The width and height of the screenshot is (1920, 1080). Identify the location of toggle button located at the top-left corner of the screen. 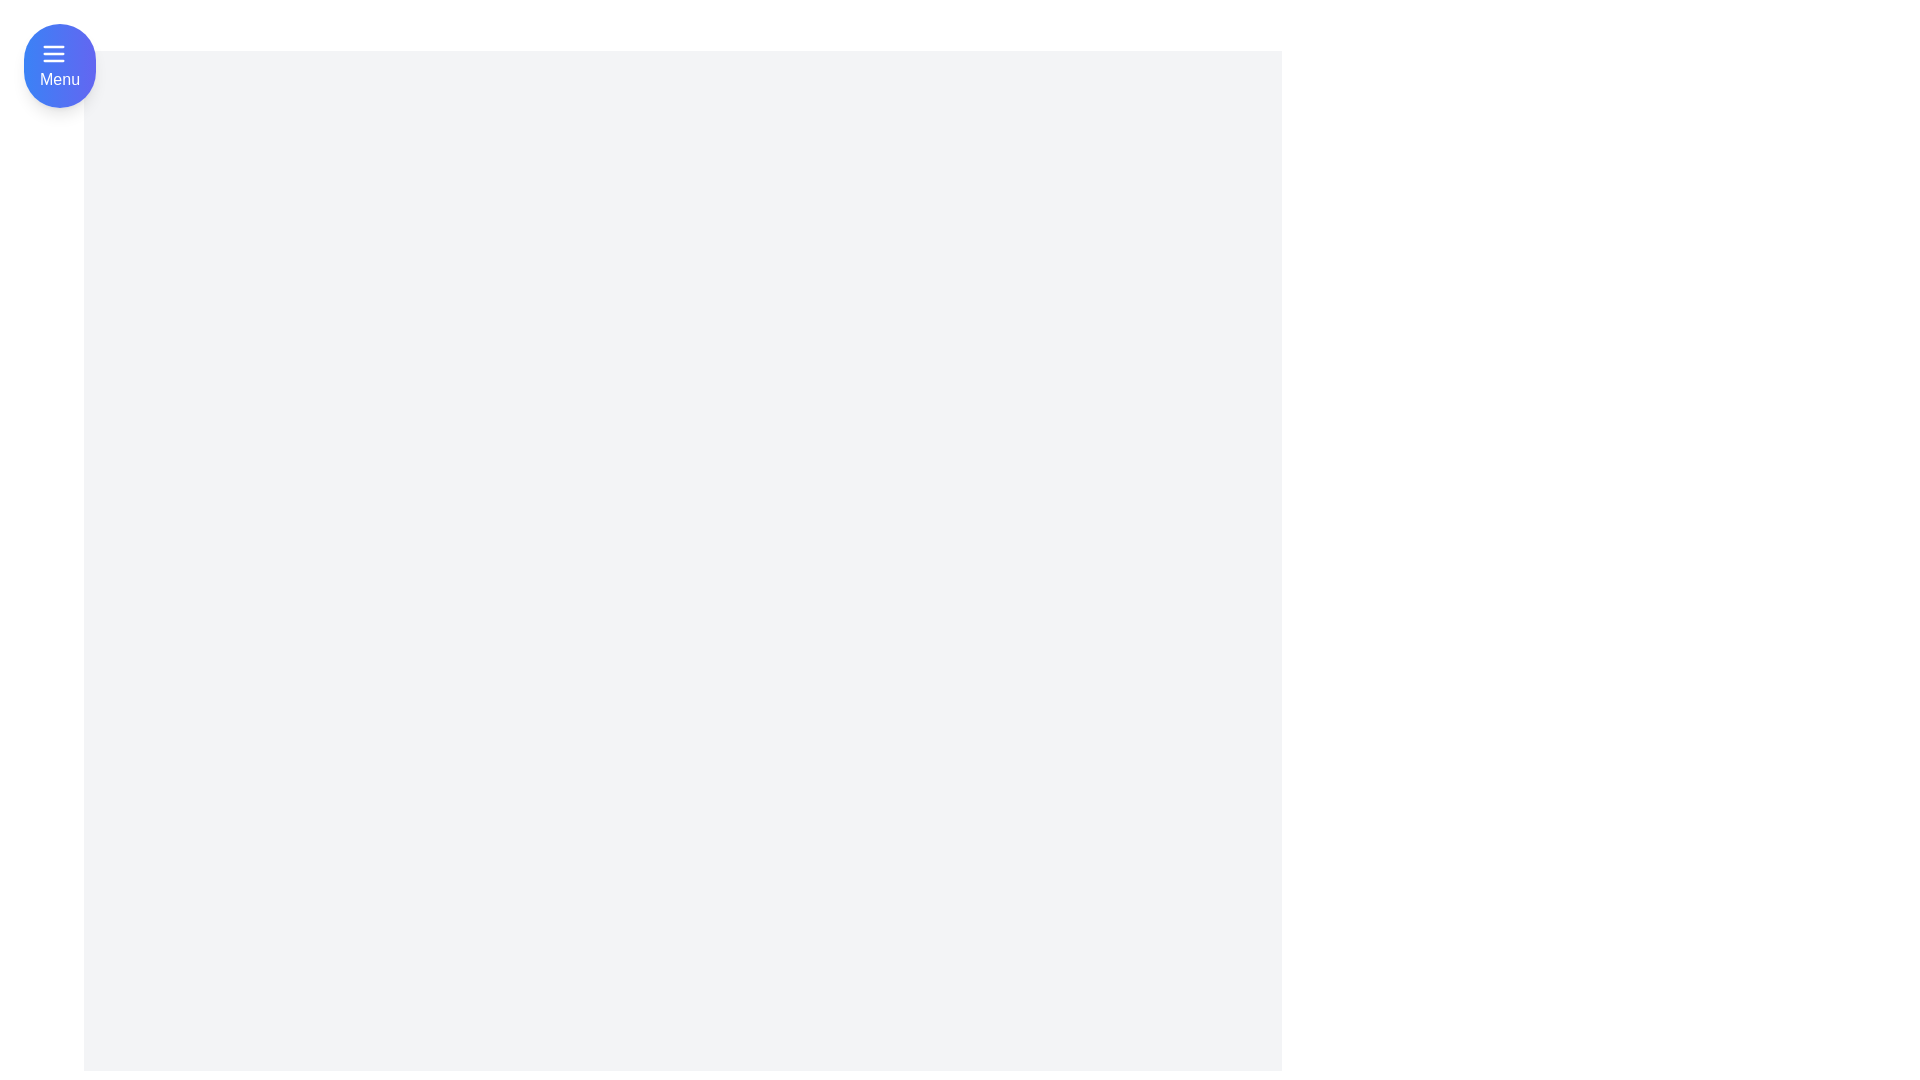
(59, 64).